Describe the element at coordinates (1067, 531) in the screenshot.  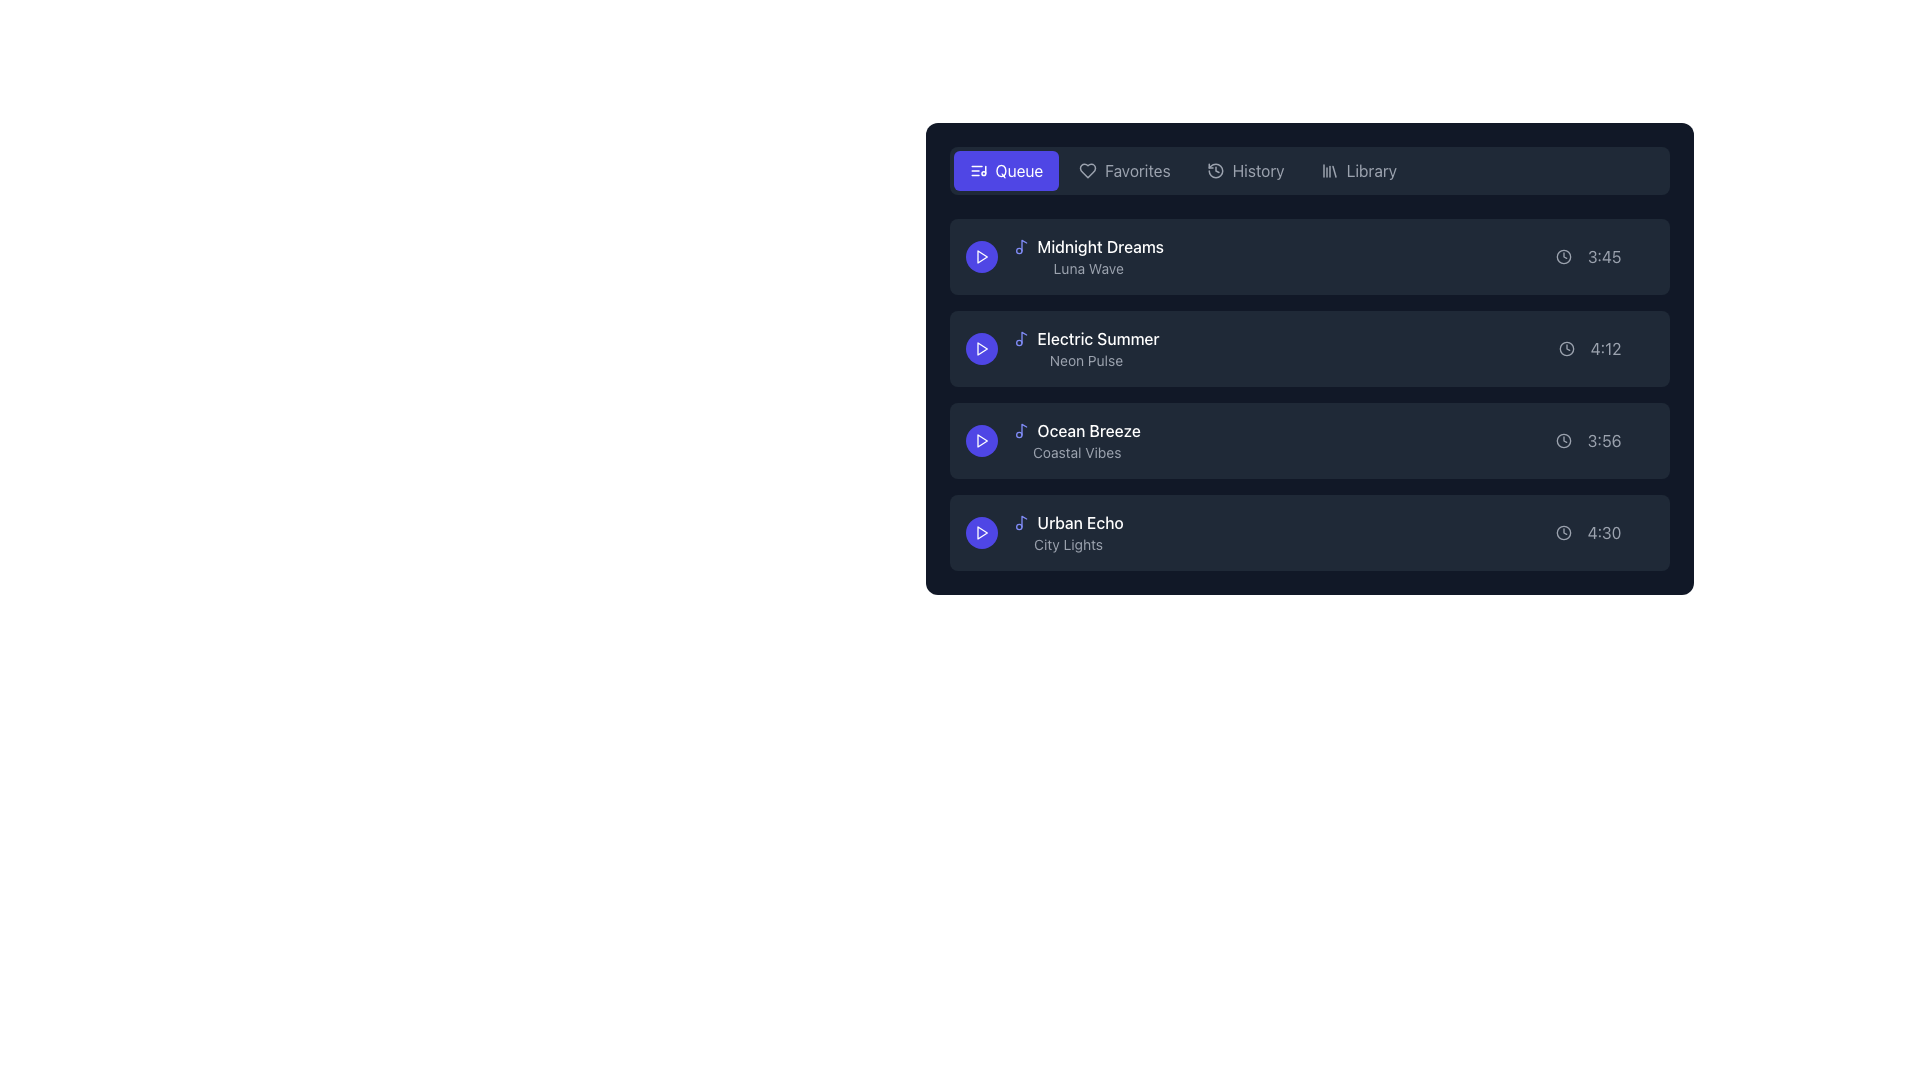
I see `the text of the Text label displaying the song metadata, which is the fourth item in the media player queue, located beneath 'Ocean Breeze' and above the duration display of 'Urban Echo'` at that location.